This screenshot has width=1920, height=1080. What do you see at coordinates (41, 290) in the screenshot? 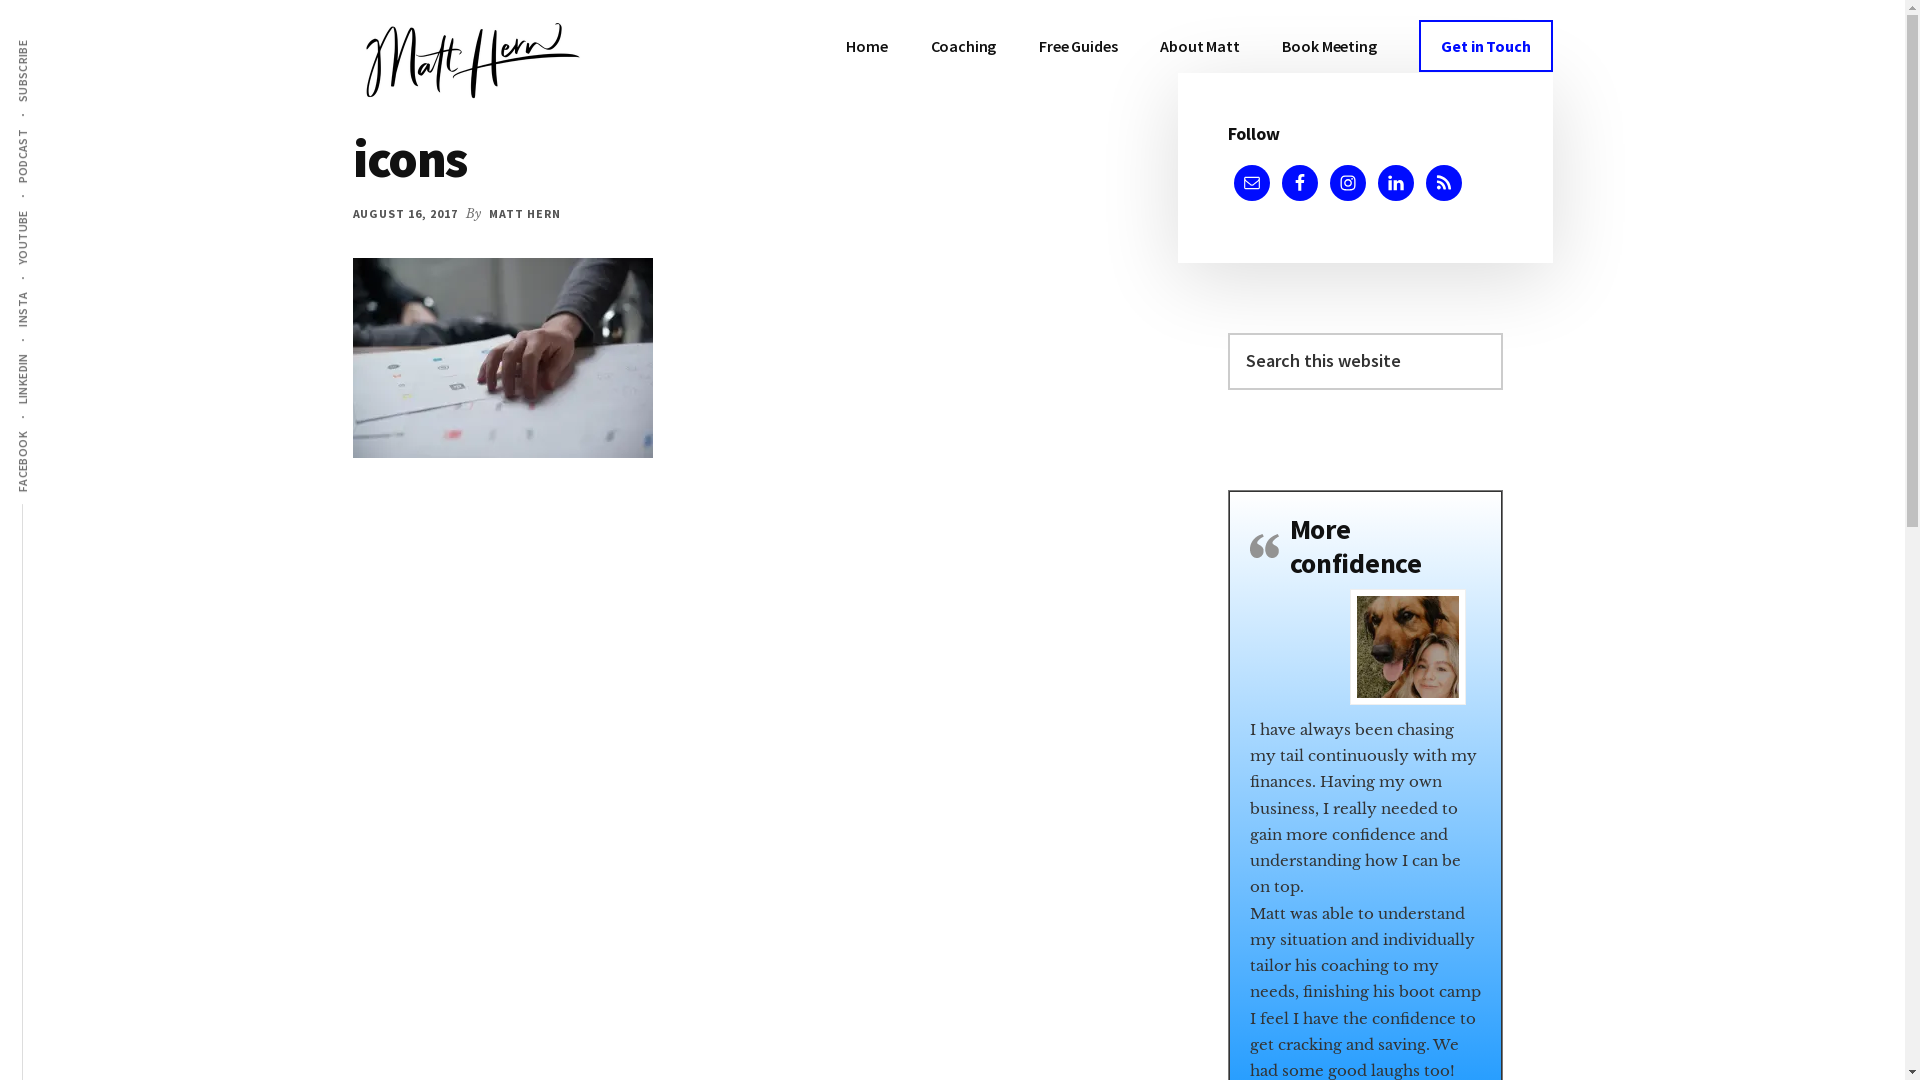
I see `'INSTA'` at bounding box center [41, 290].